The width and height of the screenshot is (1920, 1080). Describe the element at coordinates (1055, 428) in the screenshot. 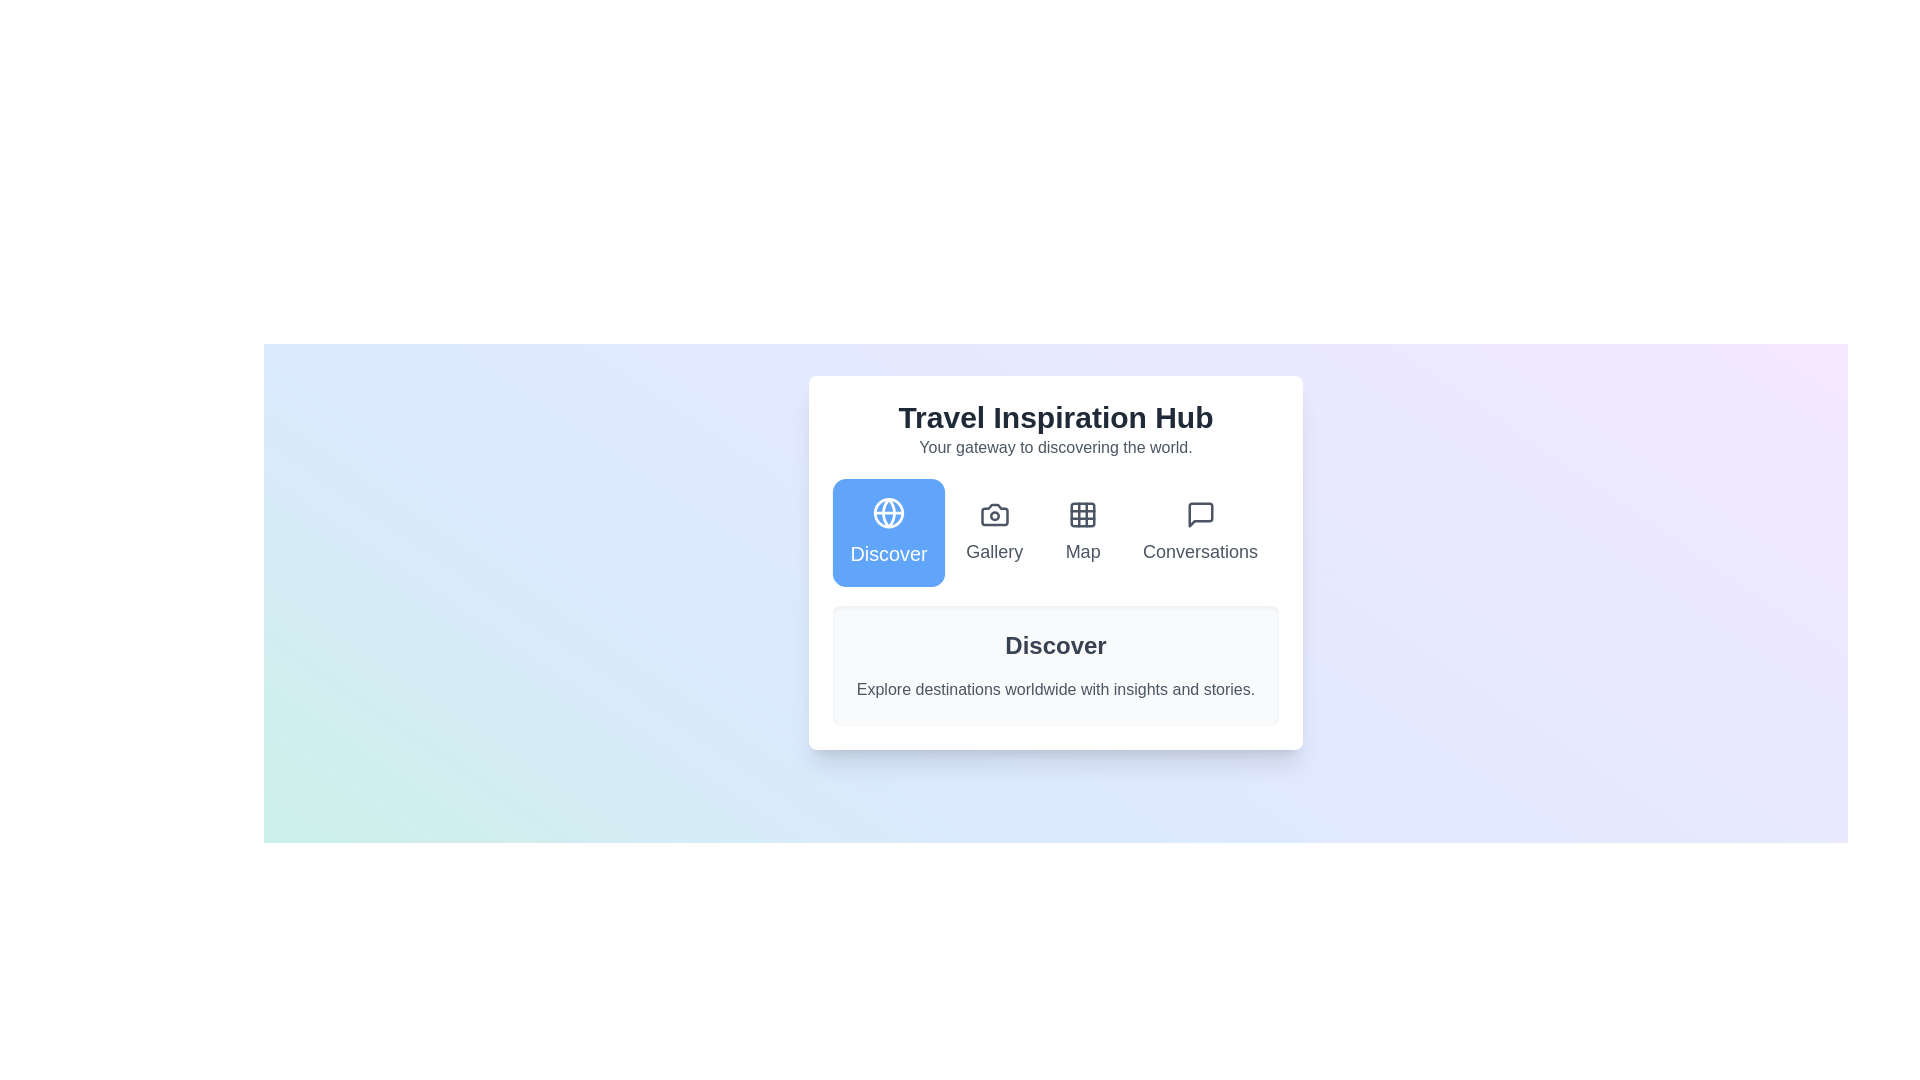

I see `the text block titled 'Travel Inspiration Hub' which contains the subtitle 'Your gateway to discovering the world.'` at that location.